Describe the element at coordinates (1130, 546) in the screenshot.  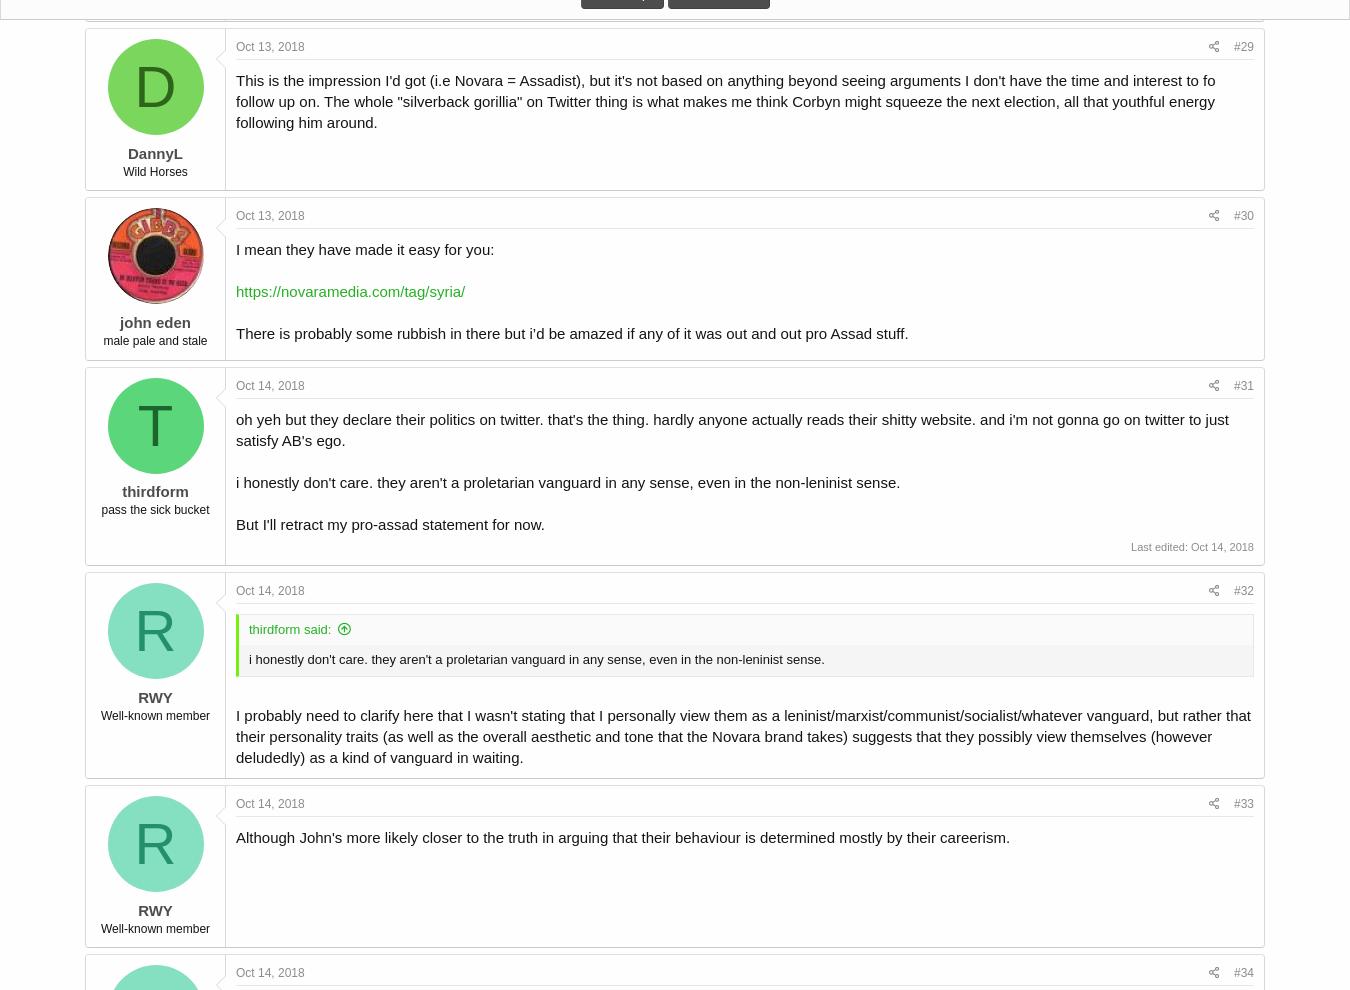
I see `'Last edited:'` at that location.